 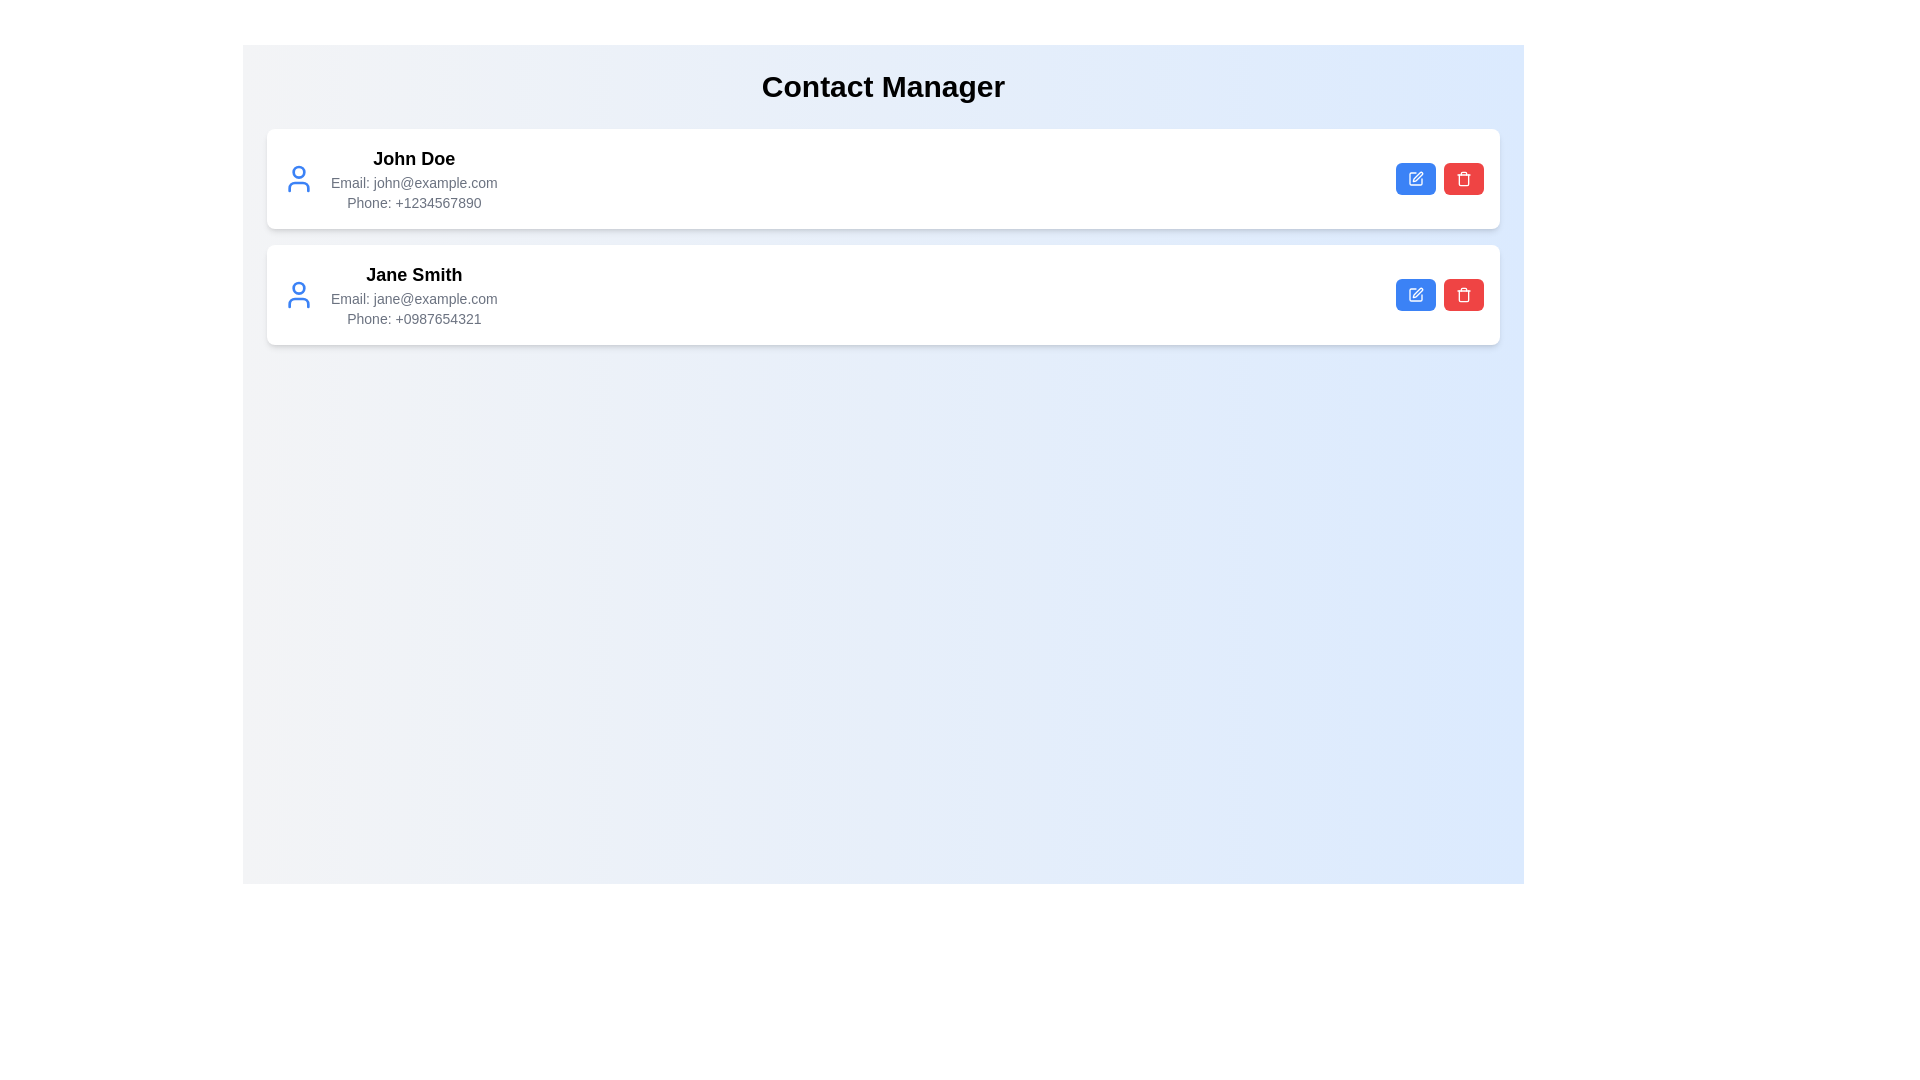 What do you see at coordinates (1416, 293) in the screenshot?
I see `the edit icon located to the right of the contact details for 'Jane Smith' in the second row of the contact list interface for keyboard interactions` at bounding box center [1416, 293].